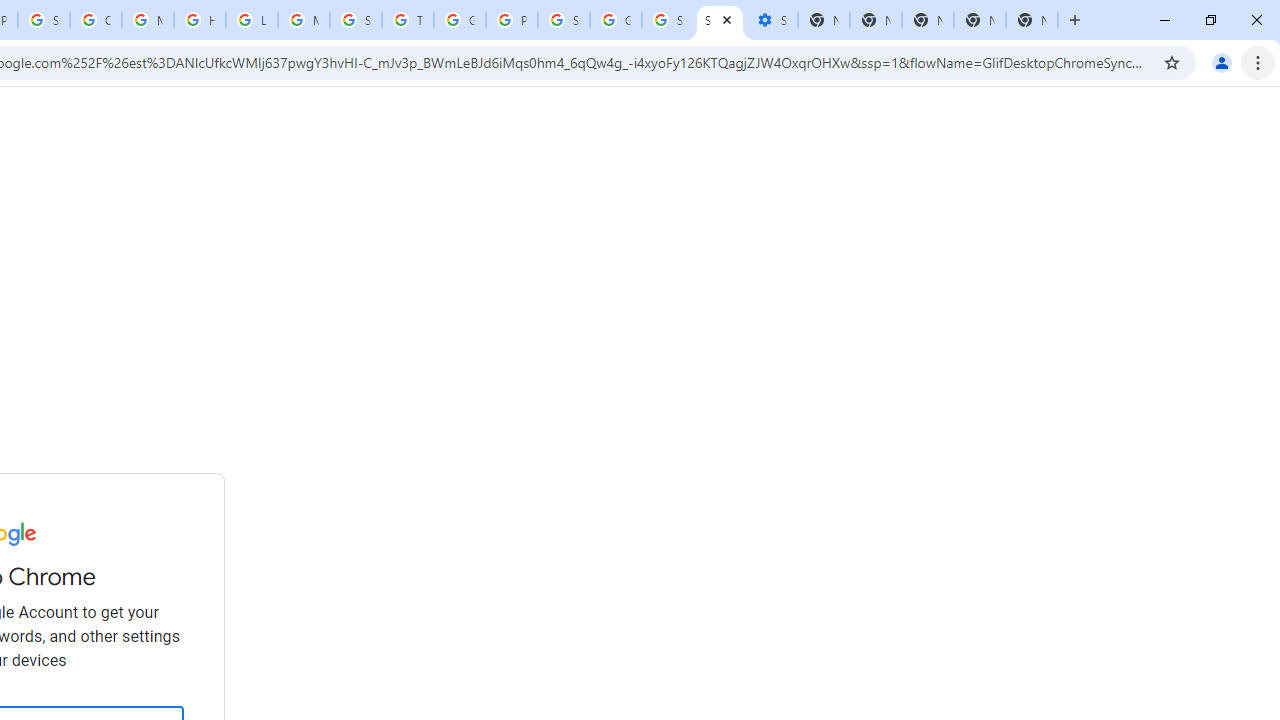  Describe the element at coordinates (406, 20) in the screenshot. I see `'Trusted Information and Content - Google Safety Center'` at that location.